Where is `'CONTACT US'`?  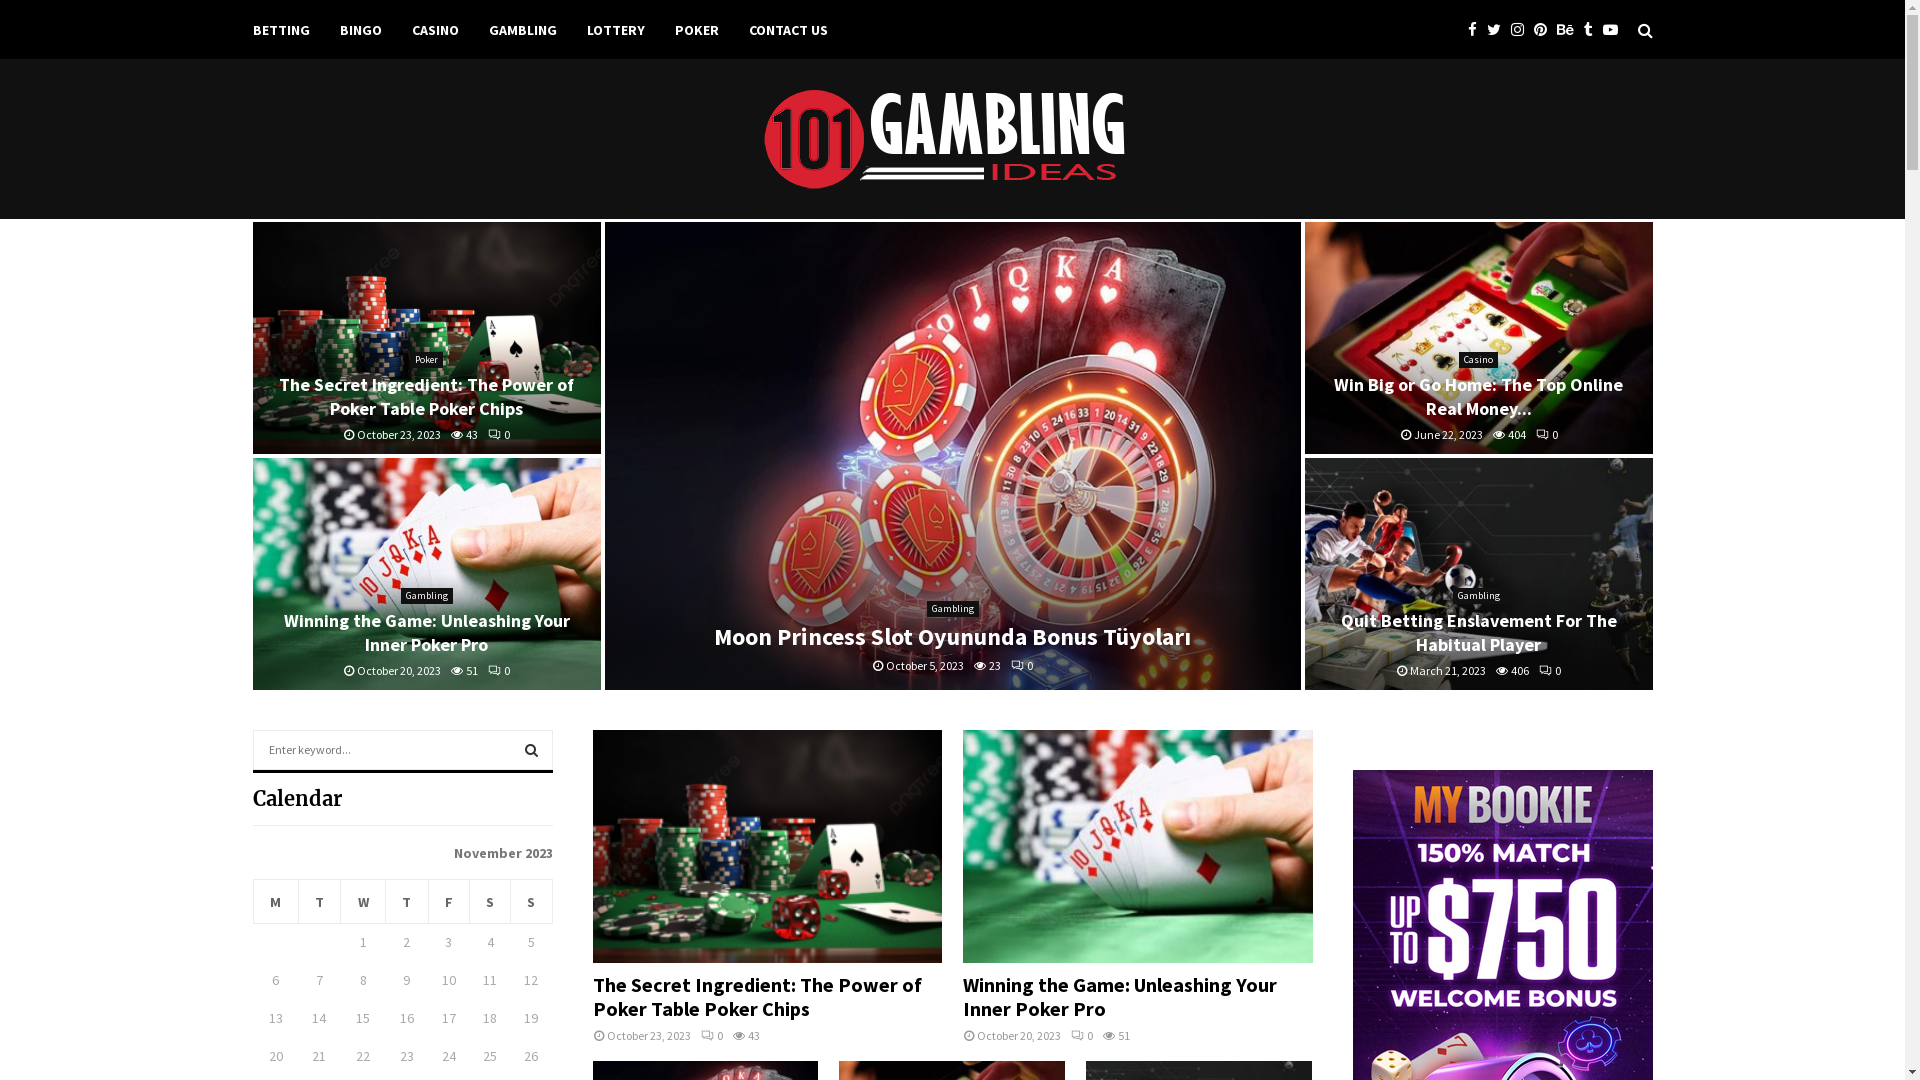
'CONTACT US' is located at coordinates (747, 30).